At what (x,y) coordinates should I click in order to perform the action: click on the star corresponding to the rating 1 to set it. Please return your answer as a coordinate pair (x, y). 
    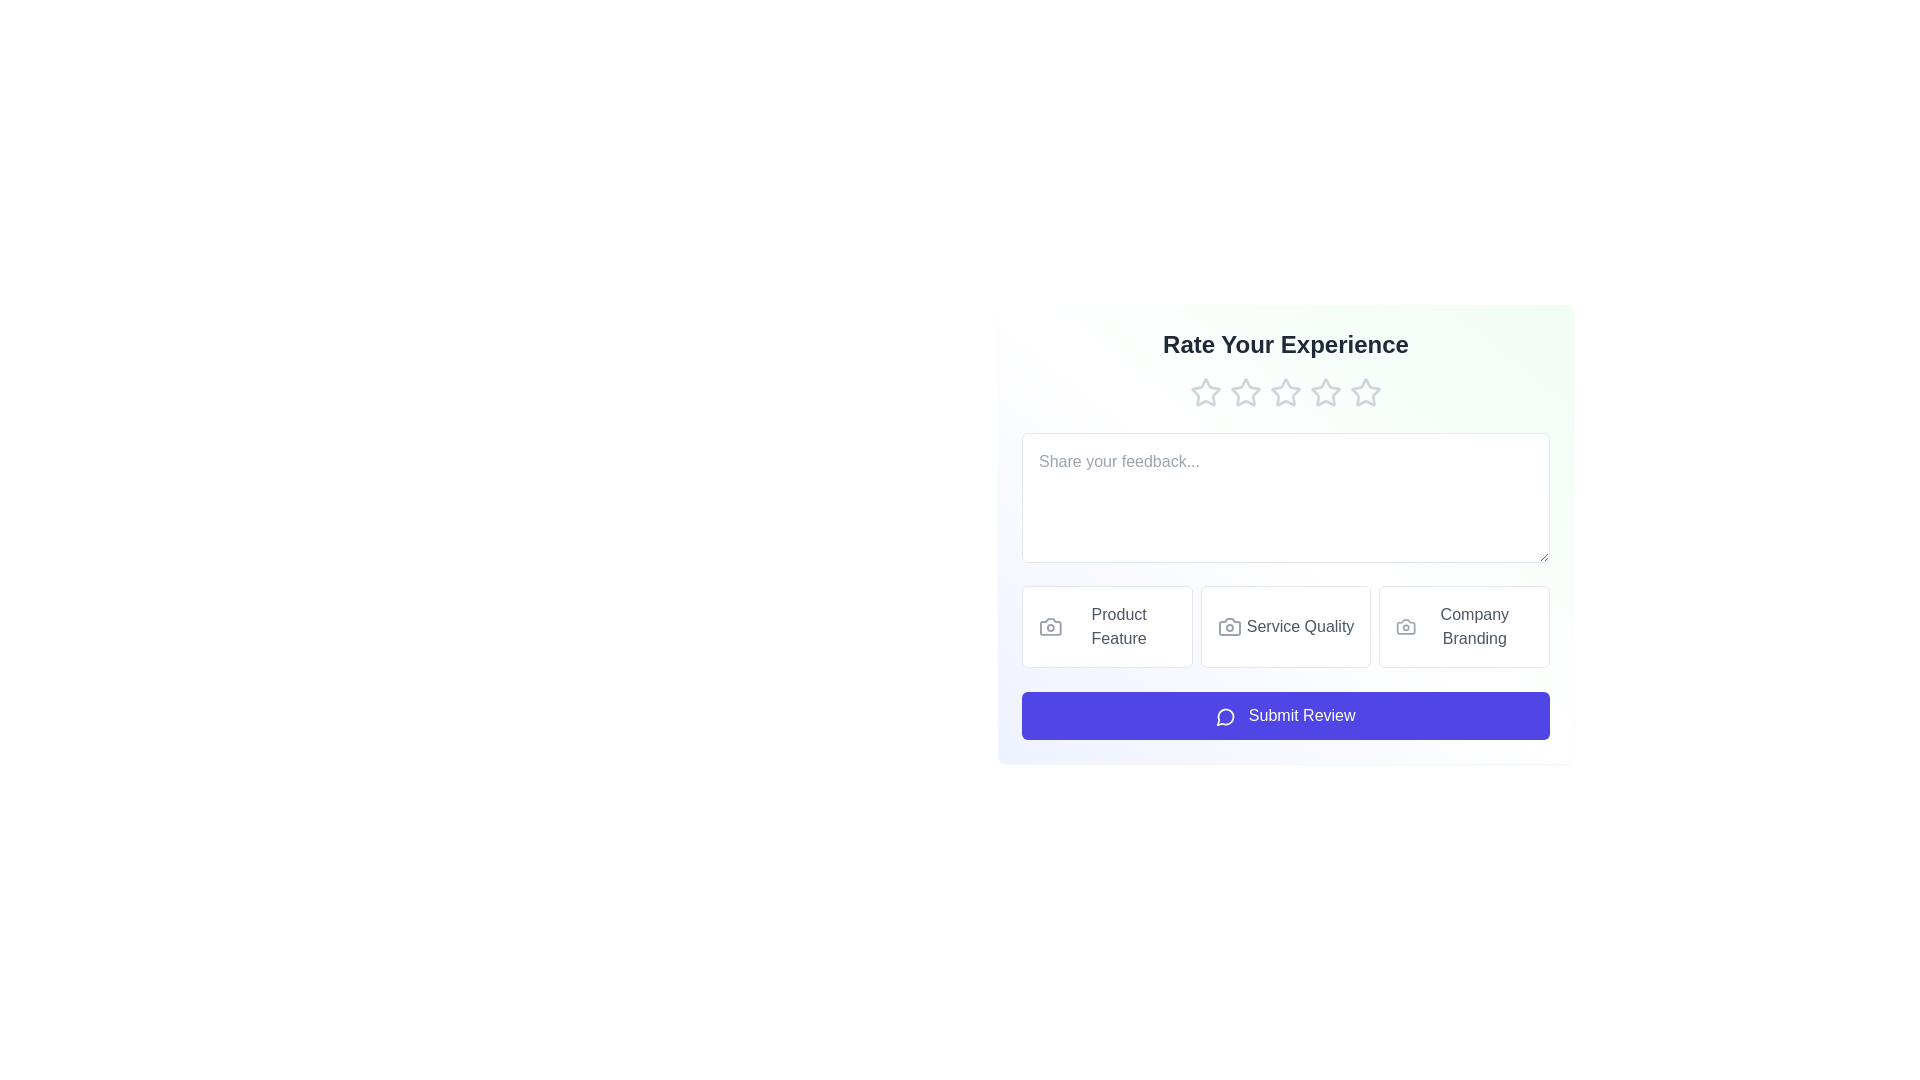
    Looking at the image, I should click on (1204, 393).